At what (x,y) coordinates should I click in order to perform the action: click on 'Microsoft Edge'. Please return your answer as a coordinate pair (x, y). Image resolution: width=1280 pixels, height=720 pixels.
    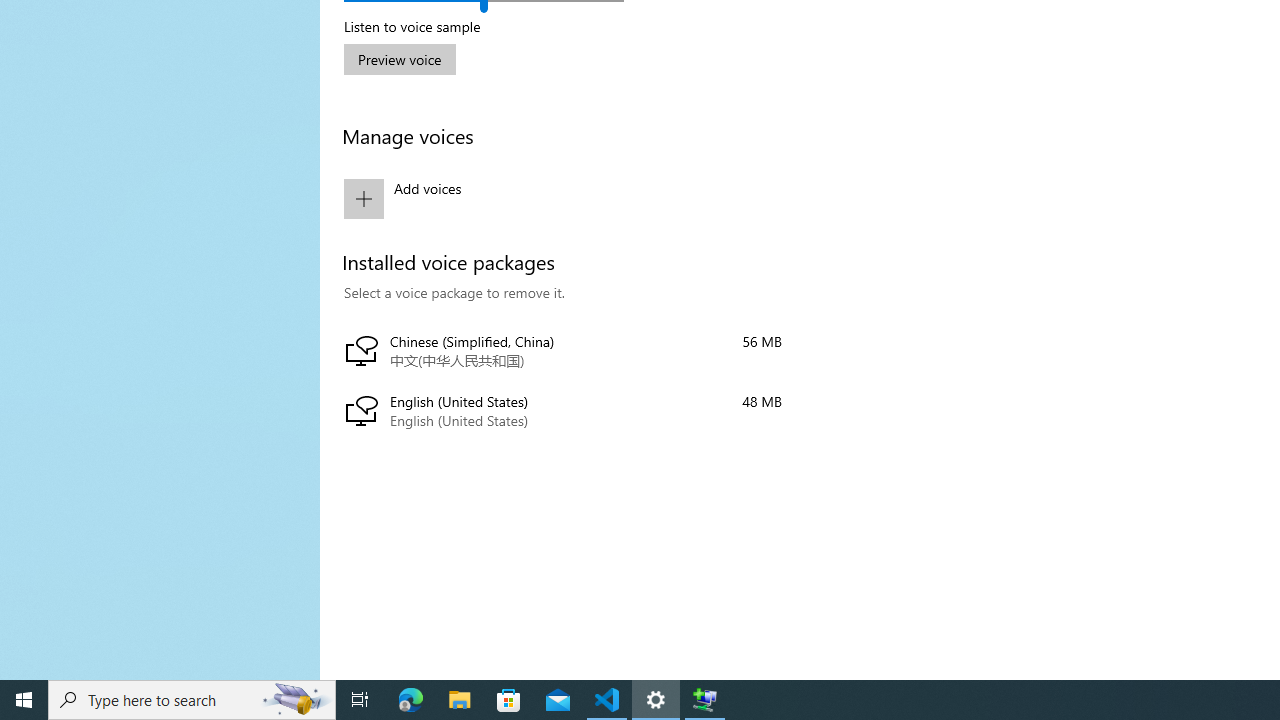
    Looking at the image, I should click on (410, 698).